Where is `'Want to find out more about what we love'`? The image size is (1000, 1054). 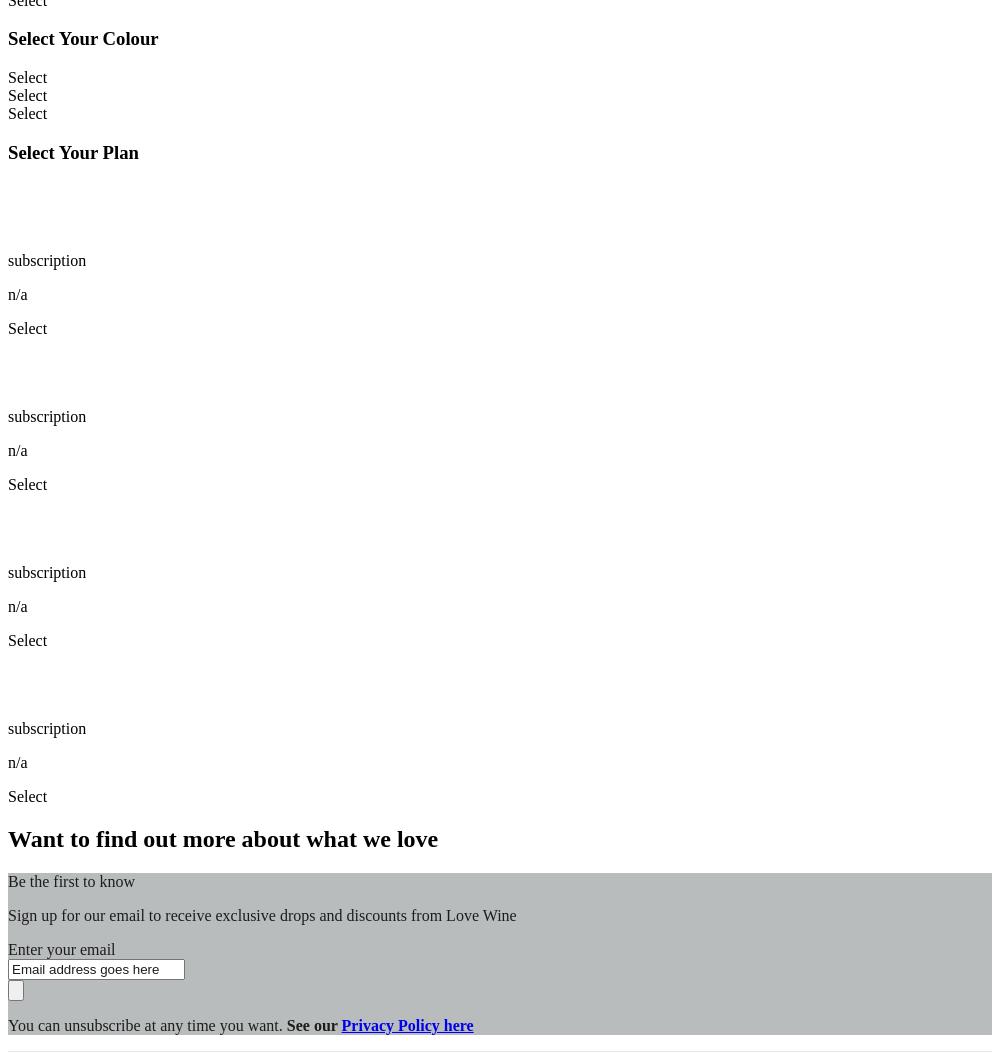 'Want to find out more about what we love' is located at coordinates (222, 837).